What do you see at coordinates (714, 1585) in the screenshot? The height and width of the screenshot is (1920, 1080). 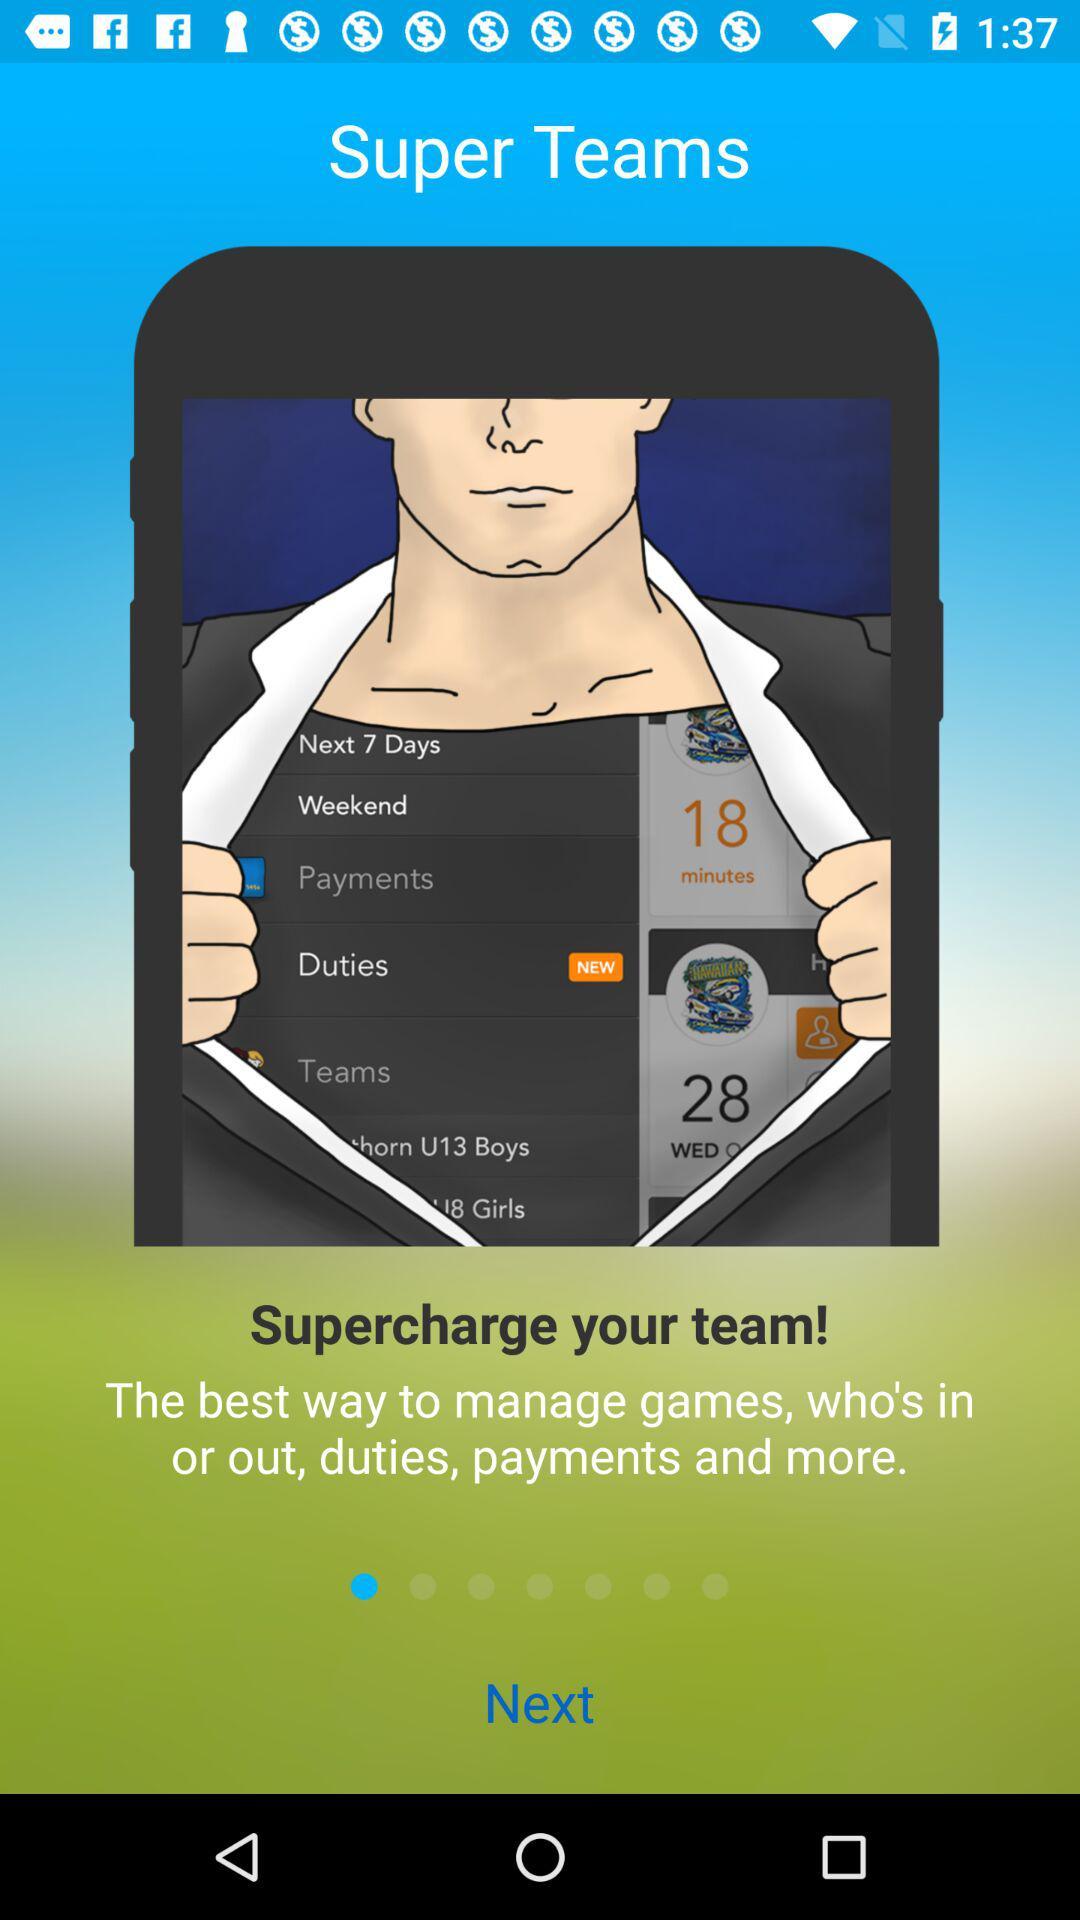 I see `icon above next item` at bounding box center [714, 1585].